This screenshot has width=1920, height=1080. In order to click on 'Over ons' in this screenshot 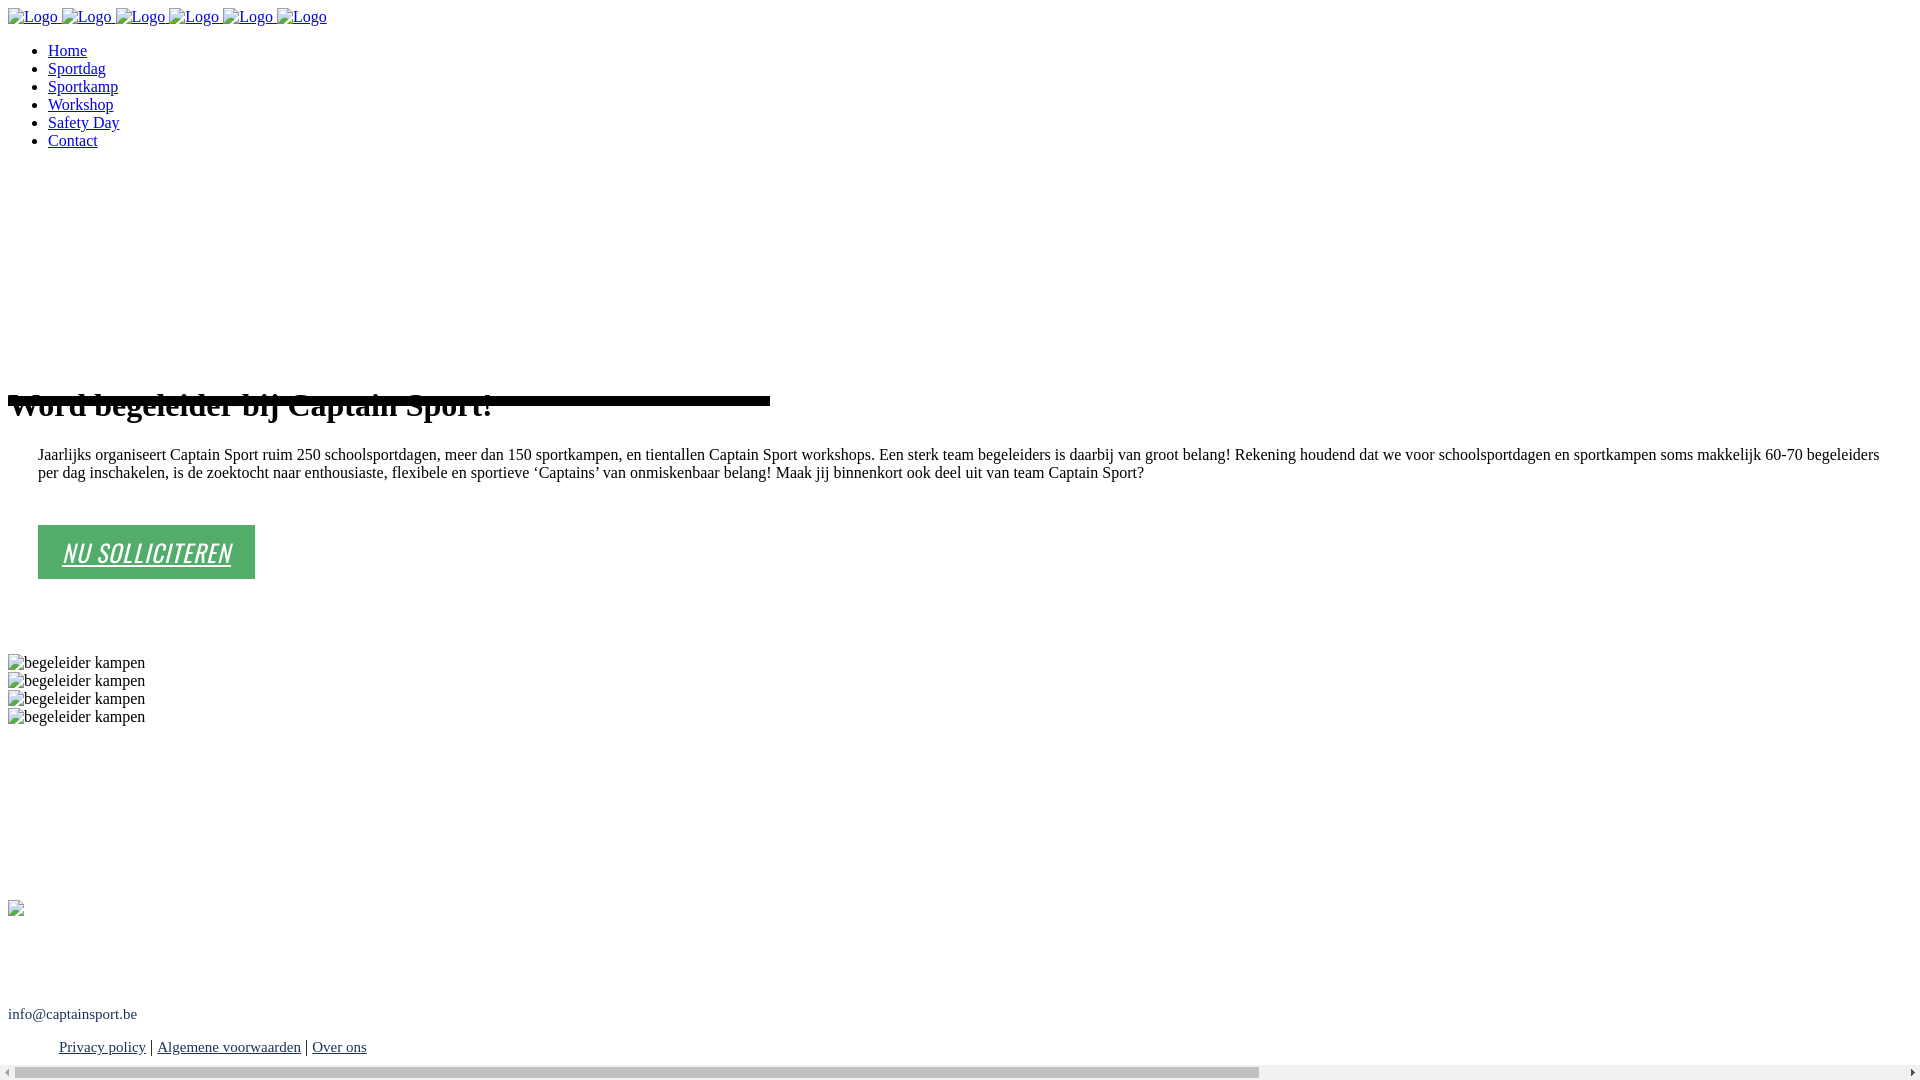, I will do `click(339, 1045)`.